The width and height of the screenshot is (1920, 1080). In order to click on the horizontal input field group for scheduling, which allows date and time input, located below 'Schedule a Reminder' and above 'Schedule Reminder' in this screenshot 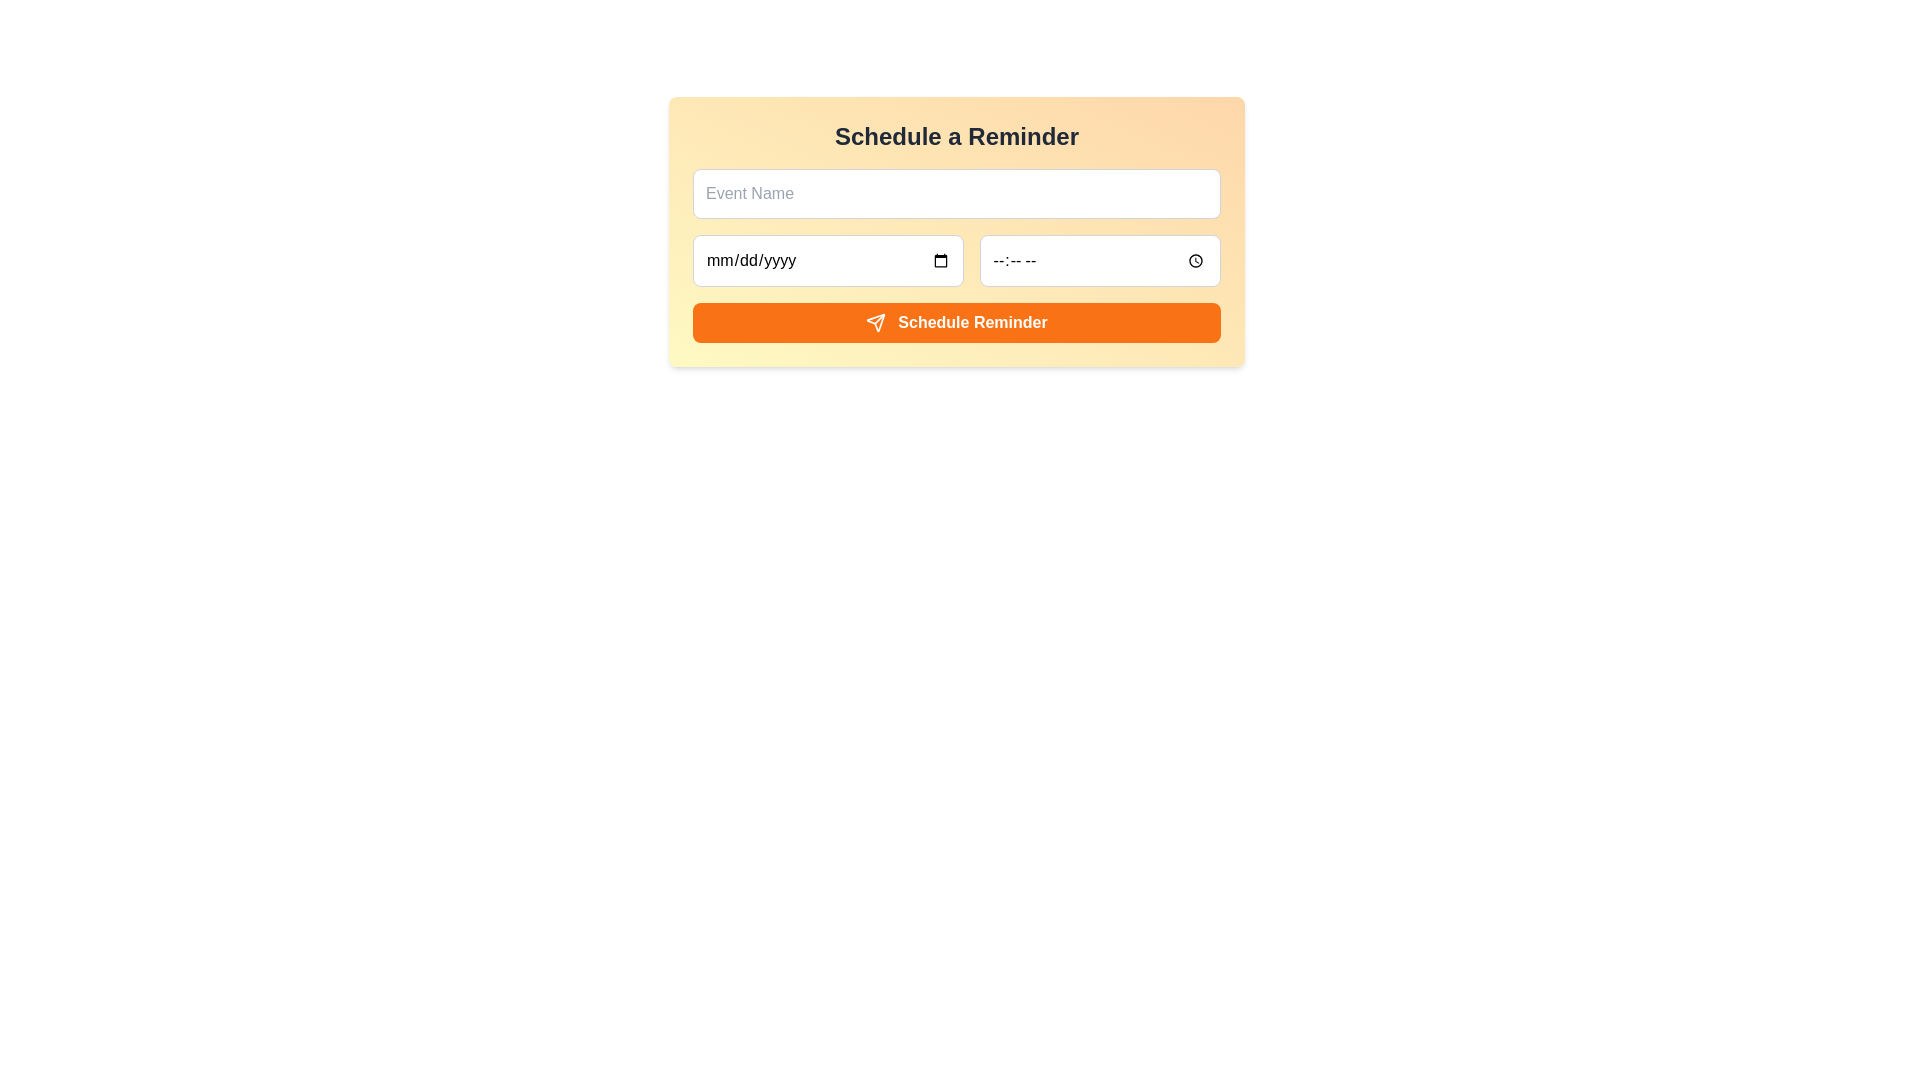, I will do `click(955, 260)`.